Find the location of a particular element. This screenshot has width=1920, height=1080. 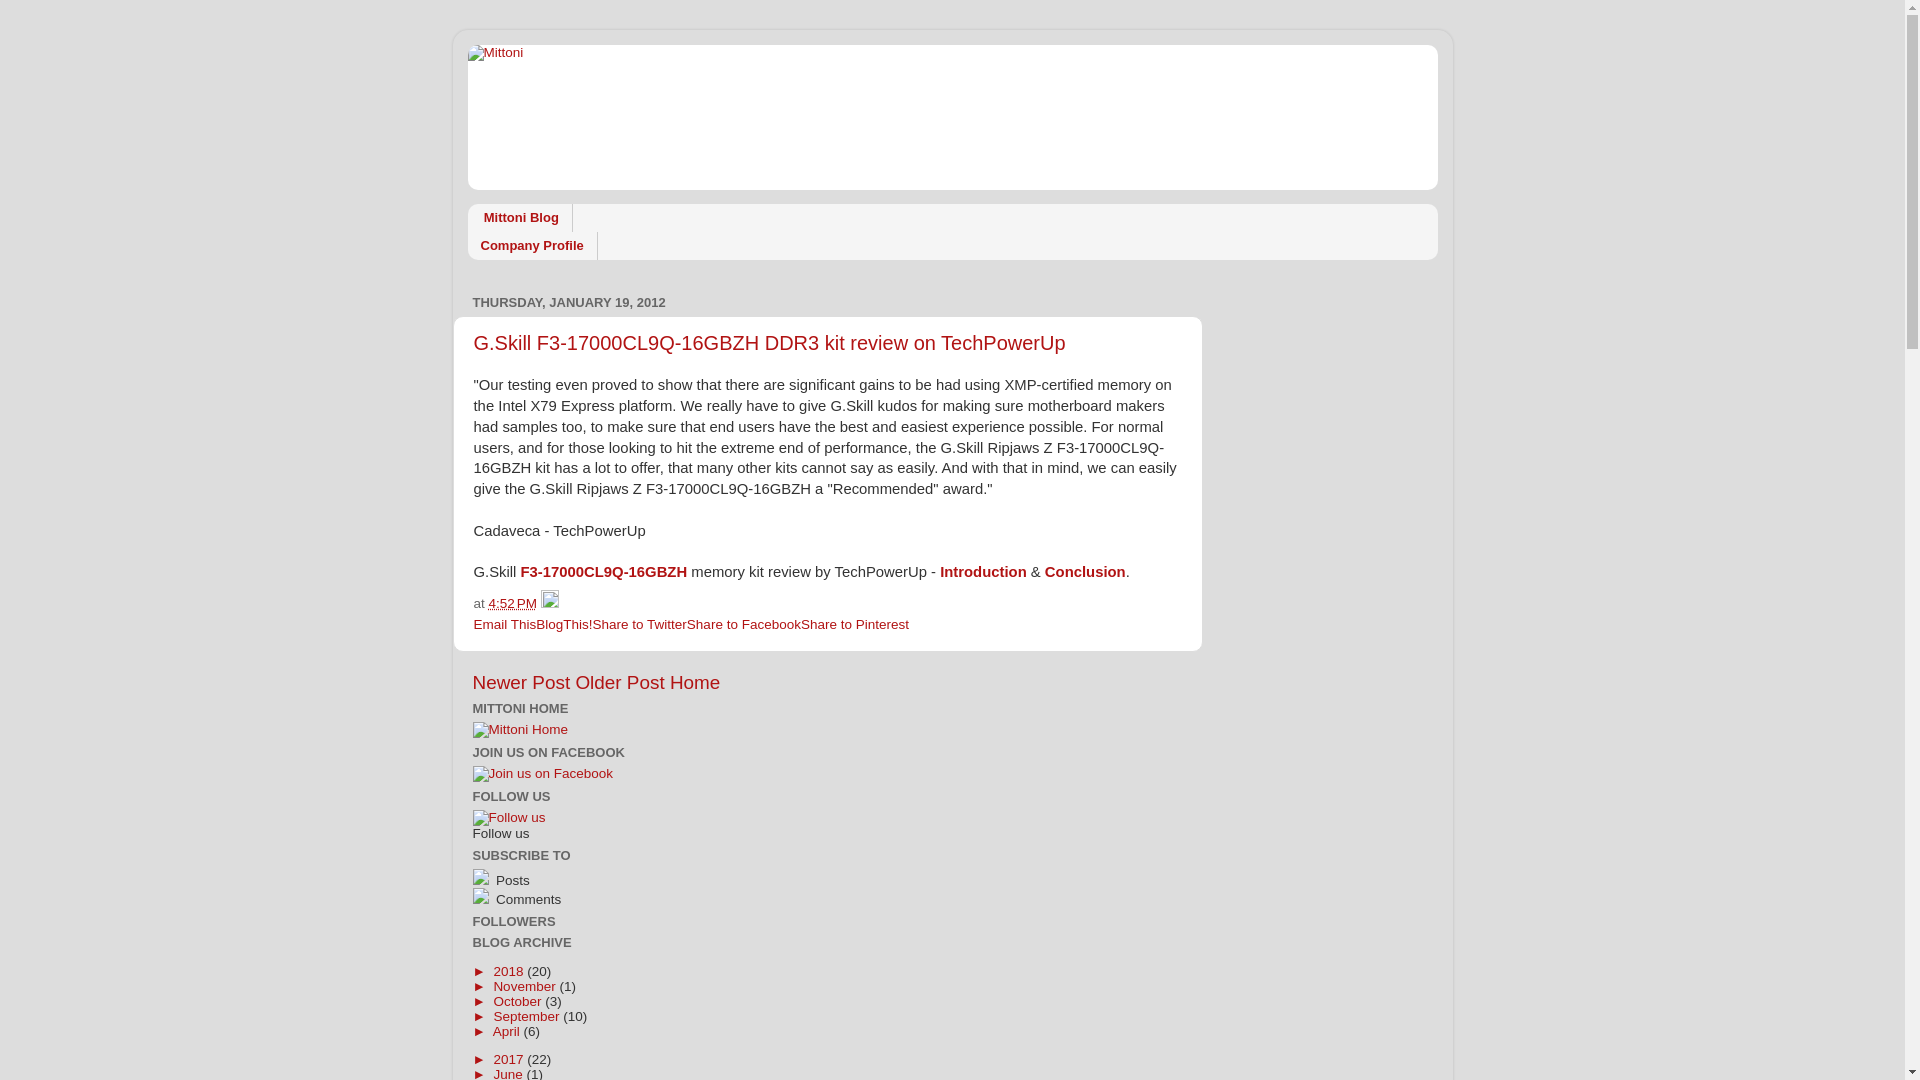

'November' is located at coordinates (526, 984).